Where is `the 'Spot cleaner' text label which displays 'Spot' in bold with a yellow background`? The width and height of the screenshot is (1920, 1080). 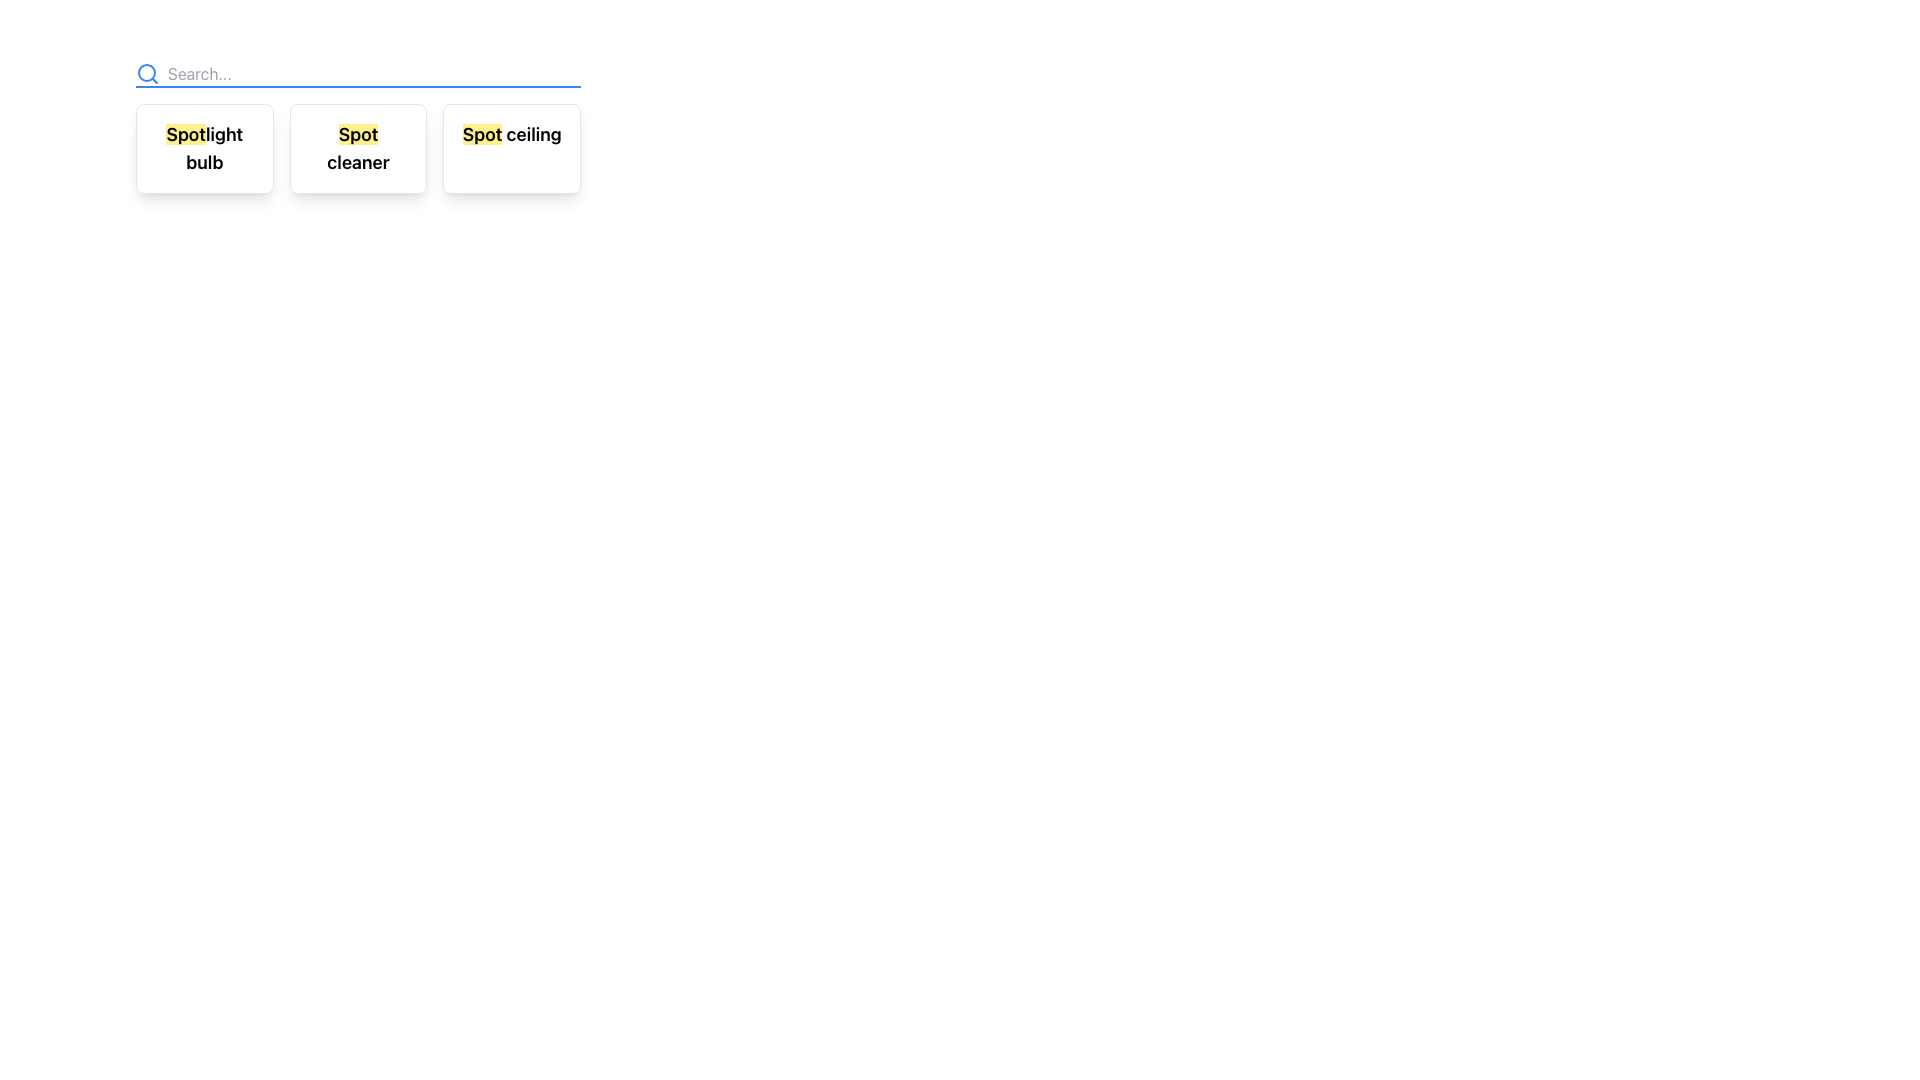
the 'Spot cleaner' text label which displays 'Spot' in bold with a yellow background is located at coordinates (358, 148).